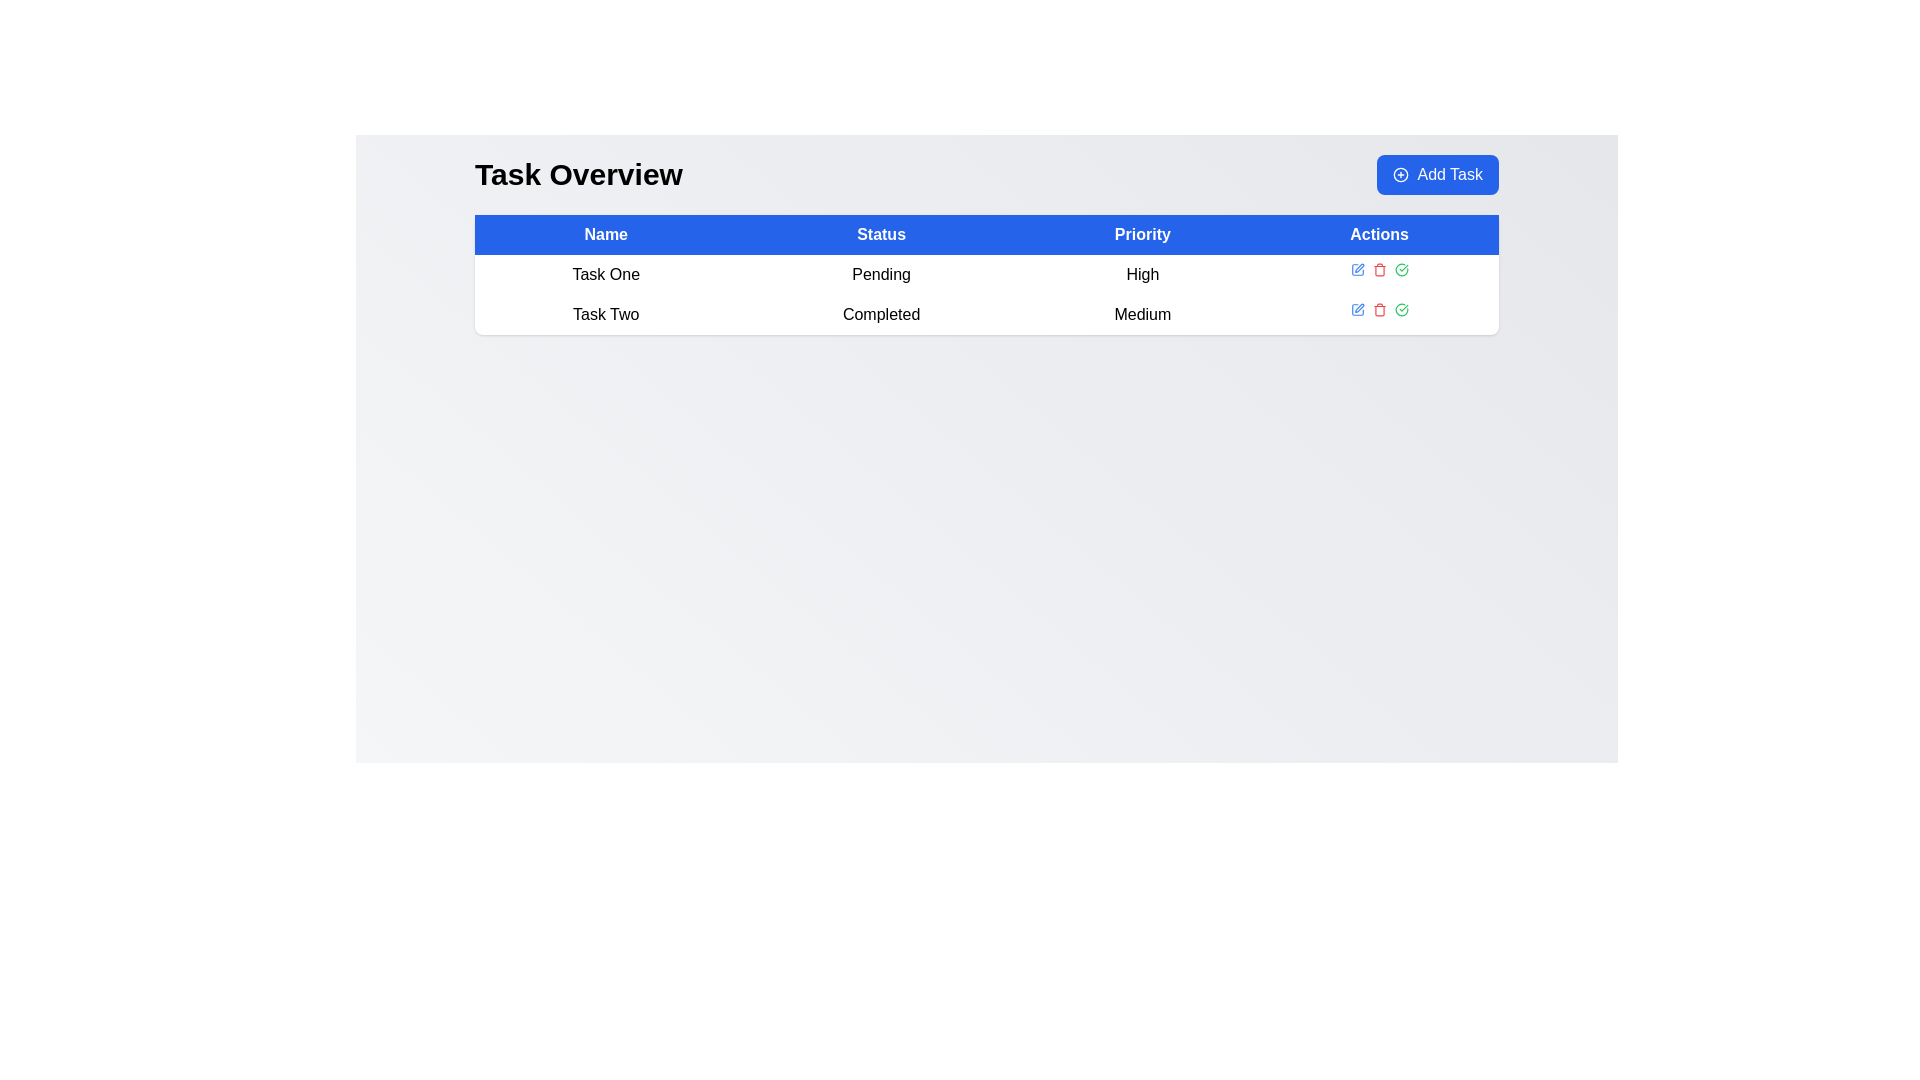  I want to click on the blue rectangular button labeled 'Add Task' with a plus icon, located in the top-right corner of the 'Task Overview' section, so click(1437, 173).